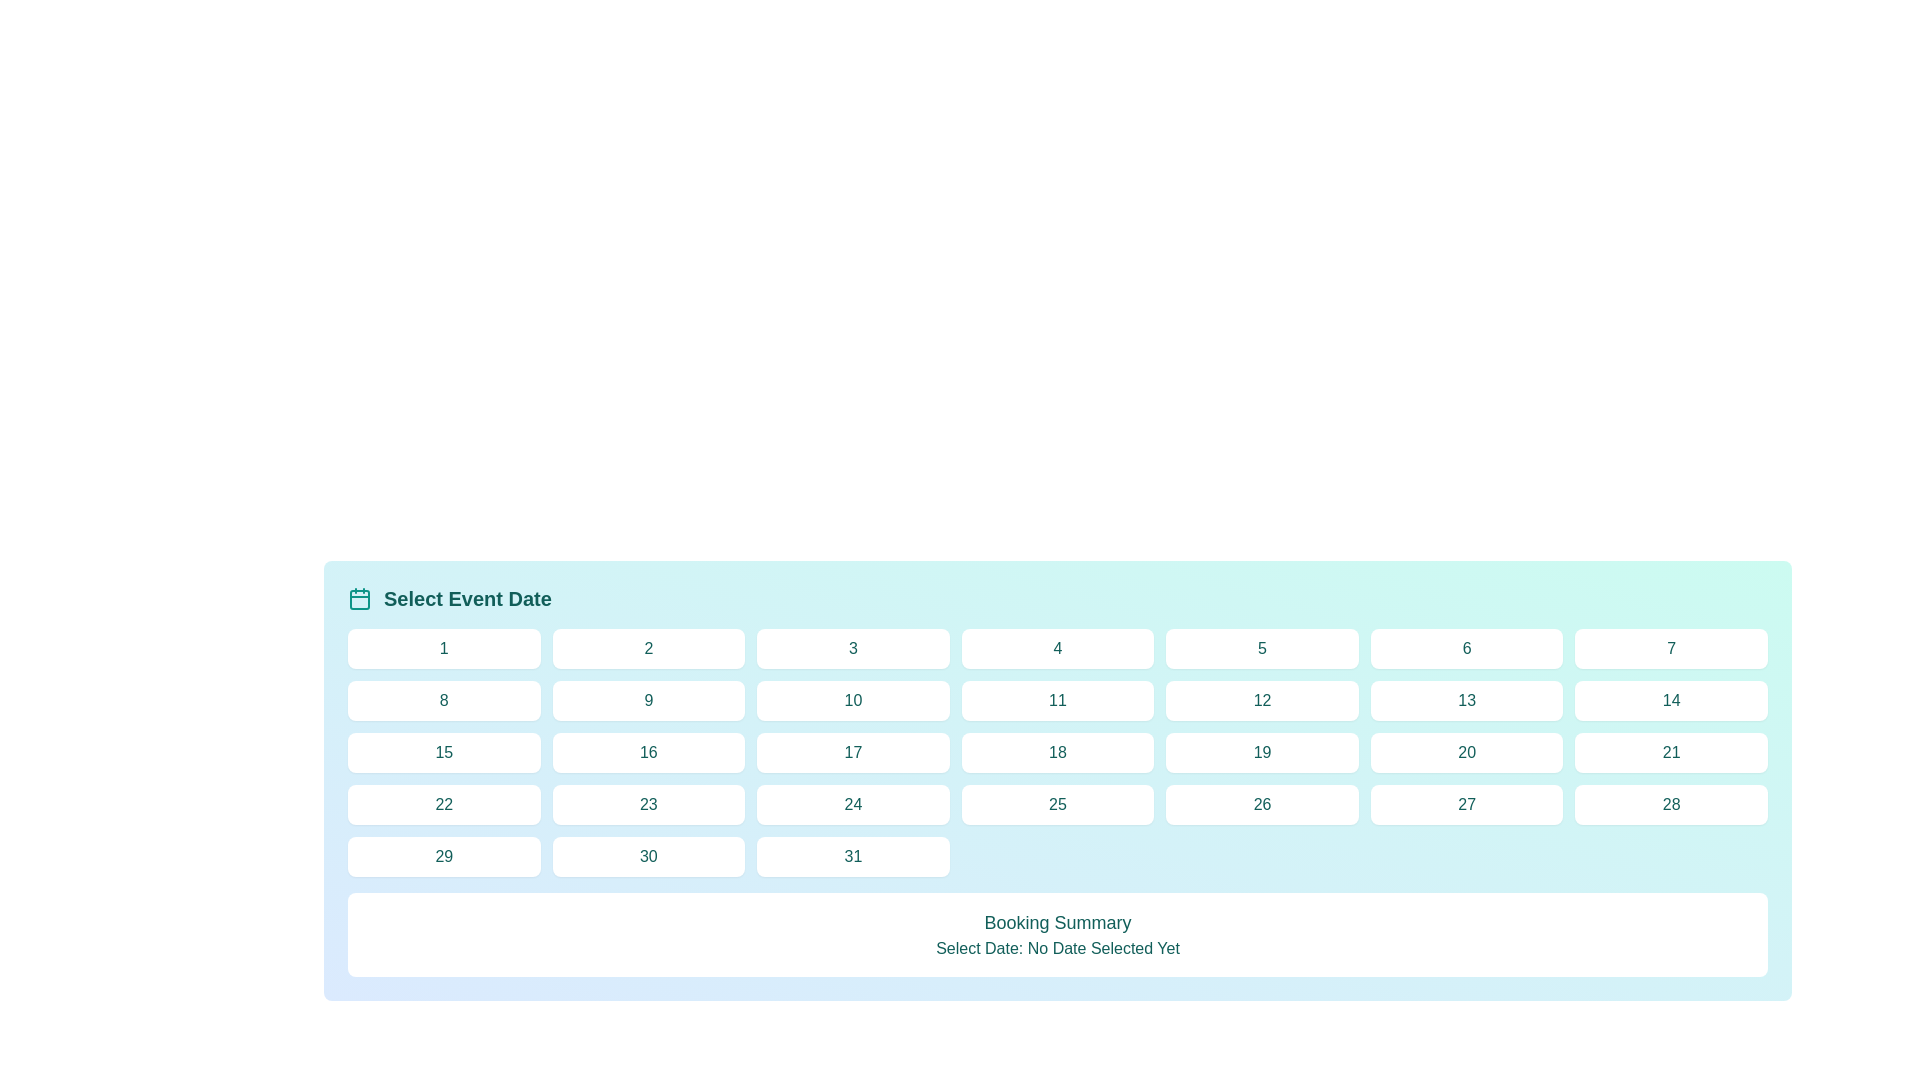 The height and width of the screenshot is (1080, 1920). I want to click on the date '24' button in the calendar interface, so click(853, 804).